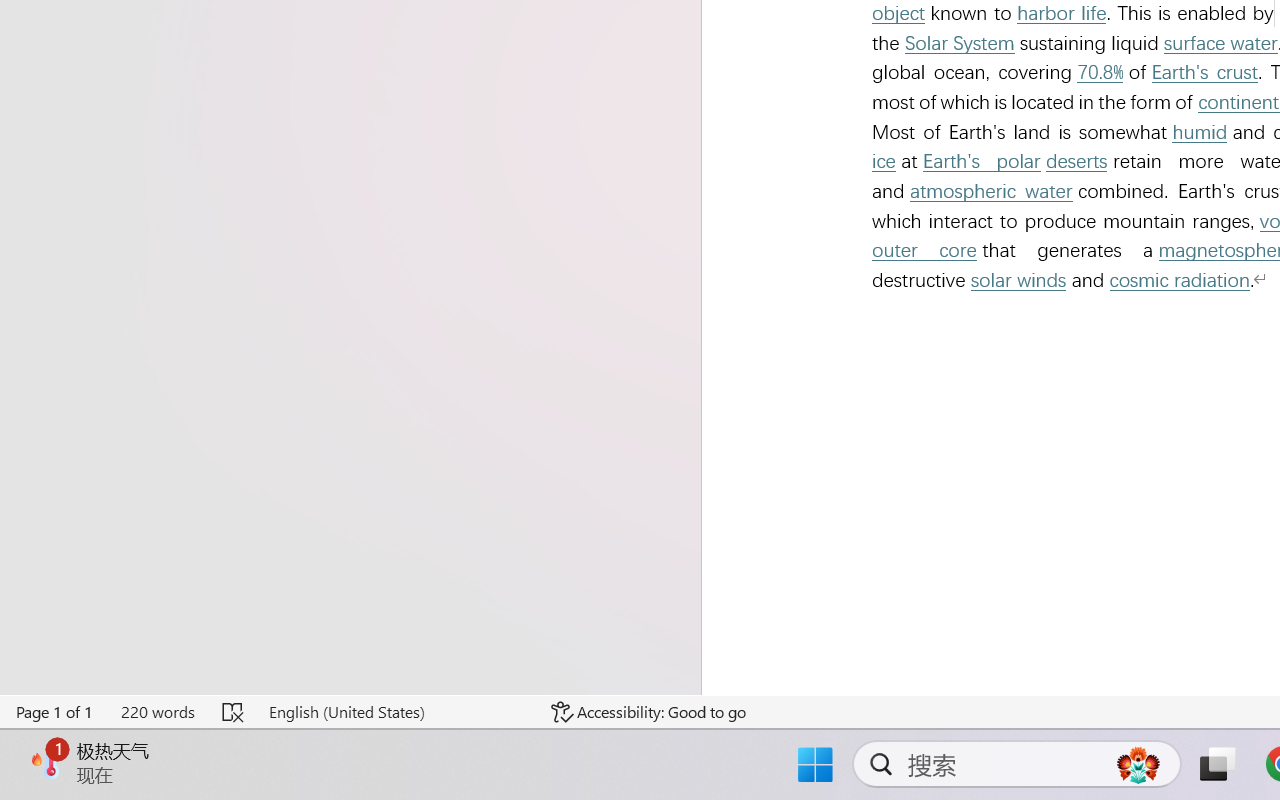  I want to click on 'humid', so click(1200, 131).